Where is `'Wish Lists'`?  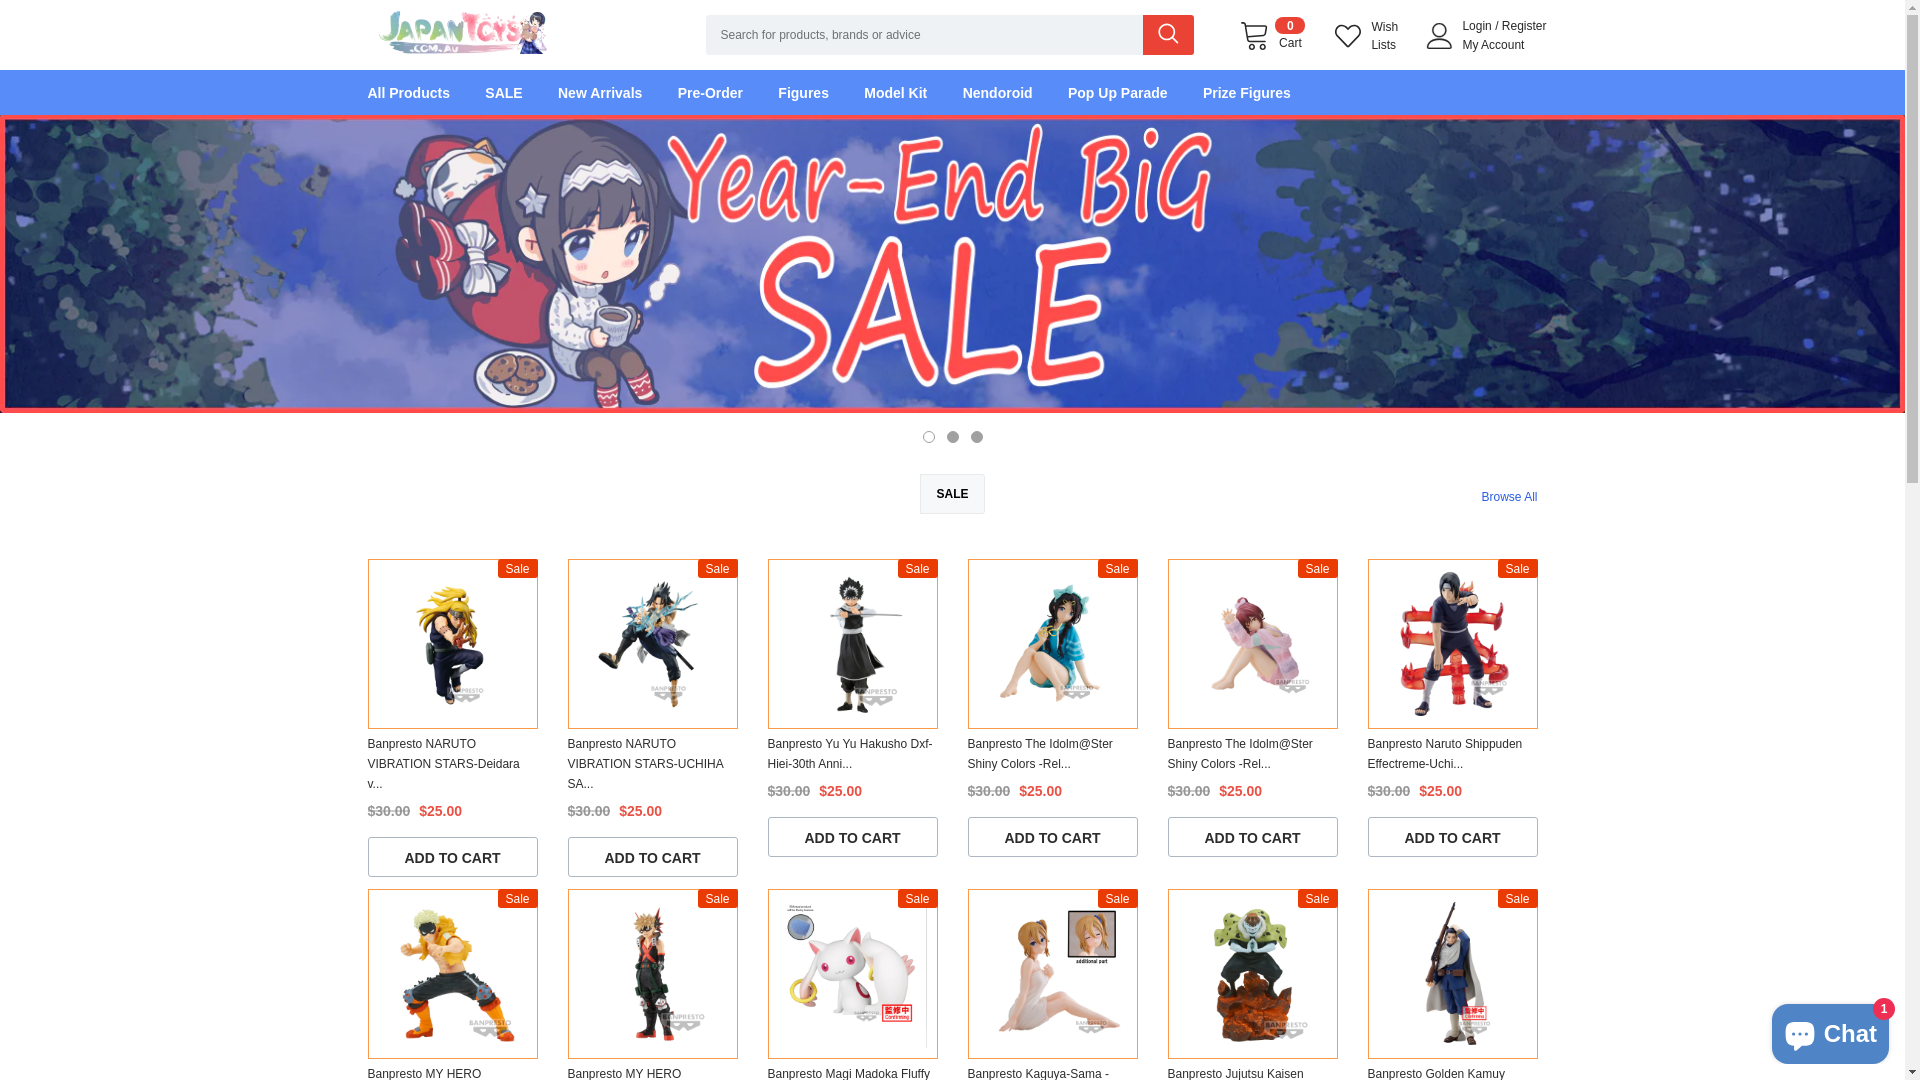 'Wish Lists' is located at coordinates (1334, 35).